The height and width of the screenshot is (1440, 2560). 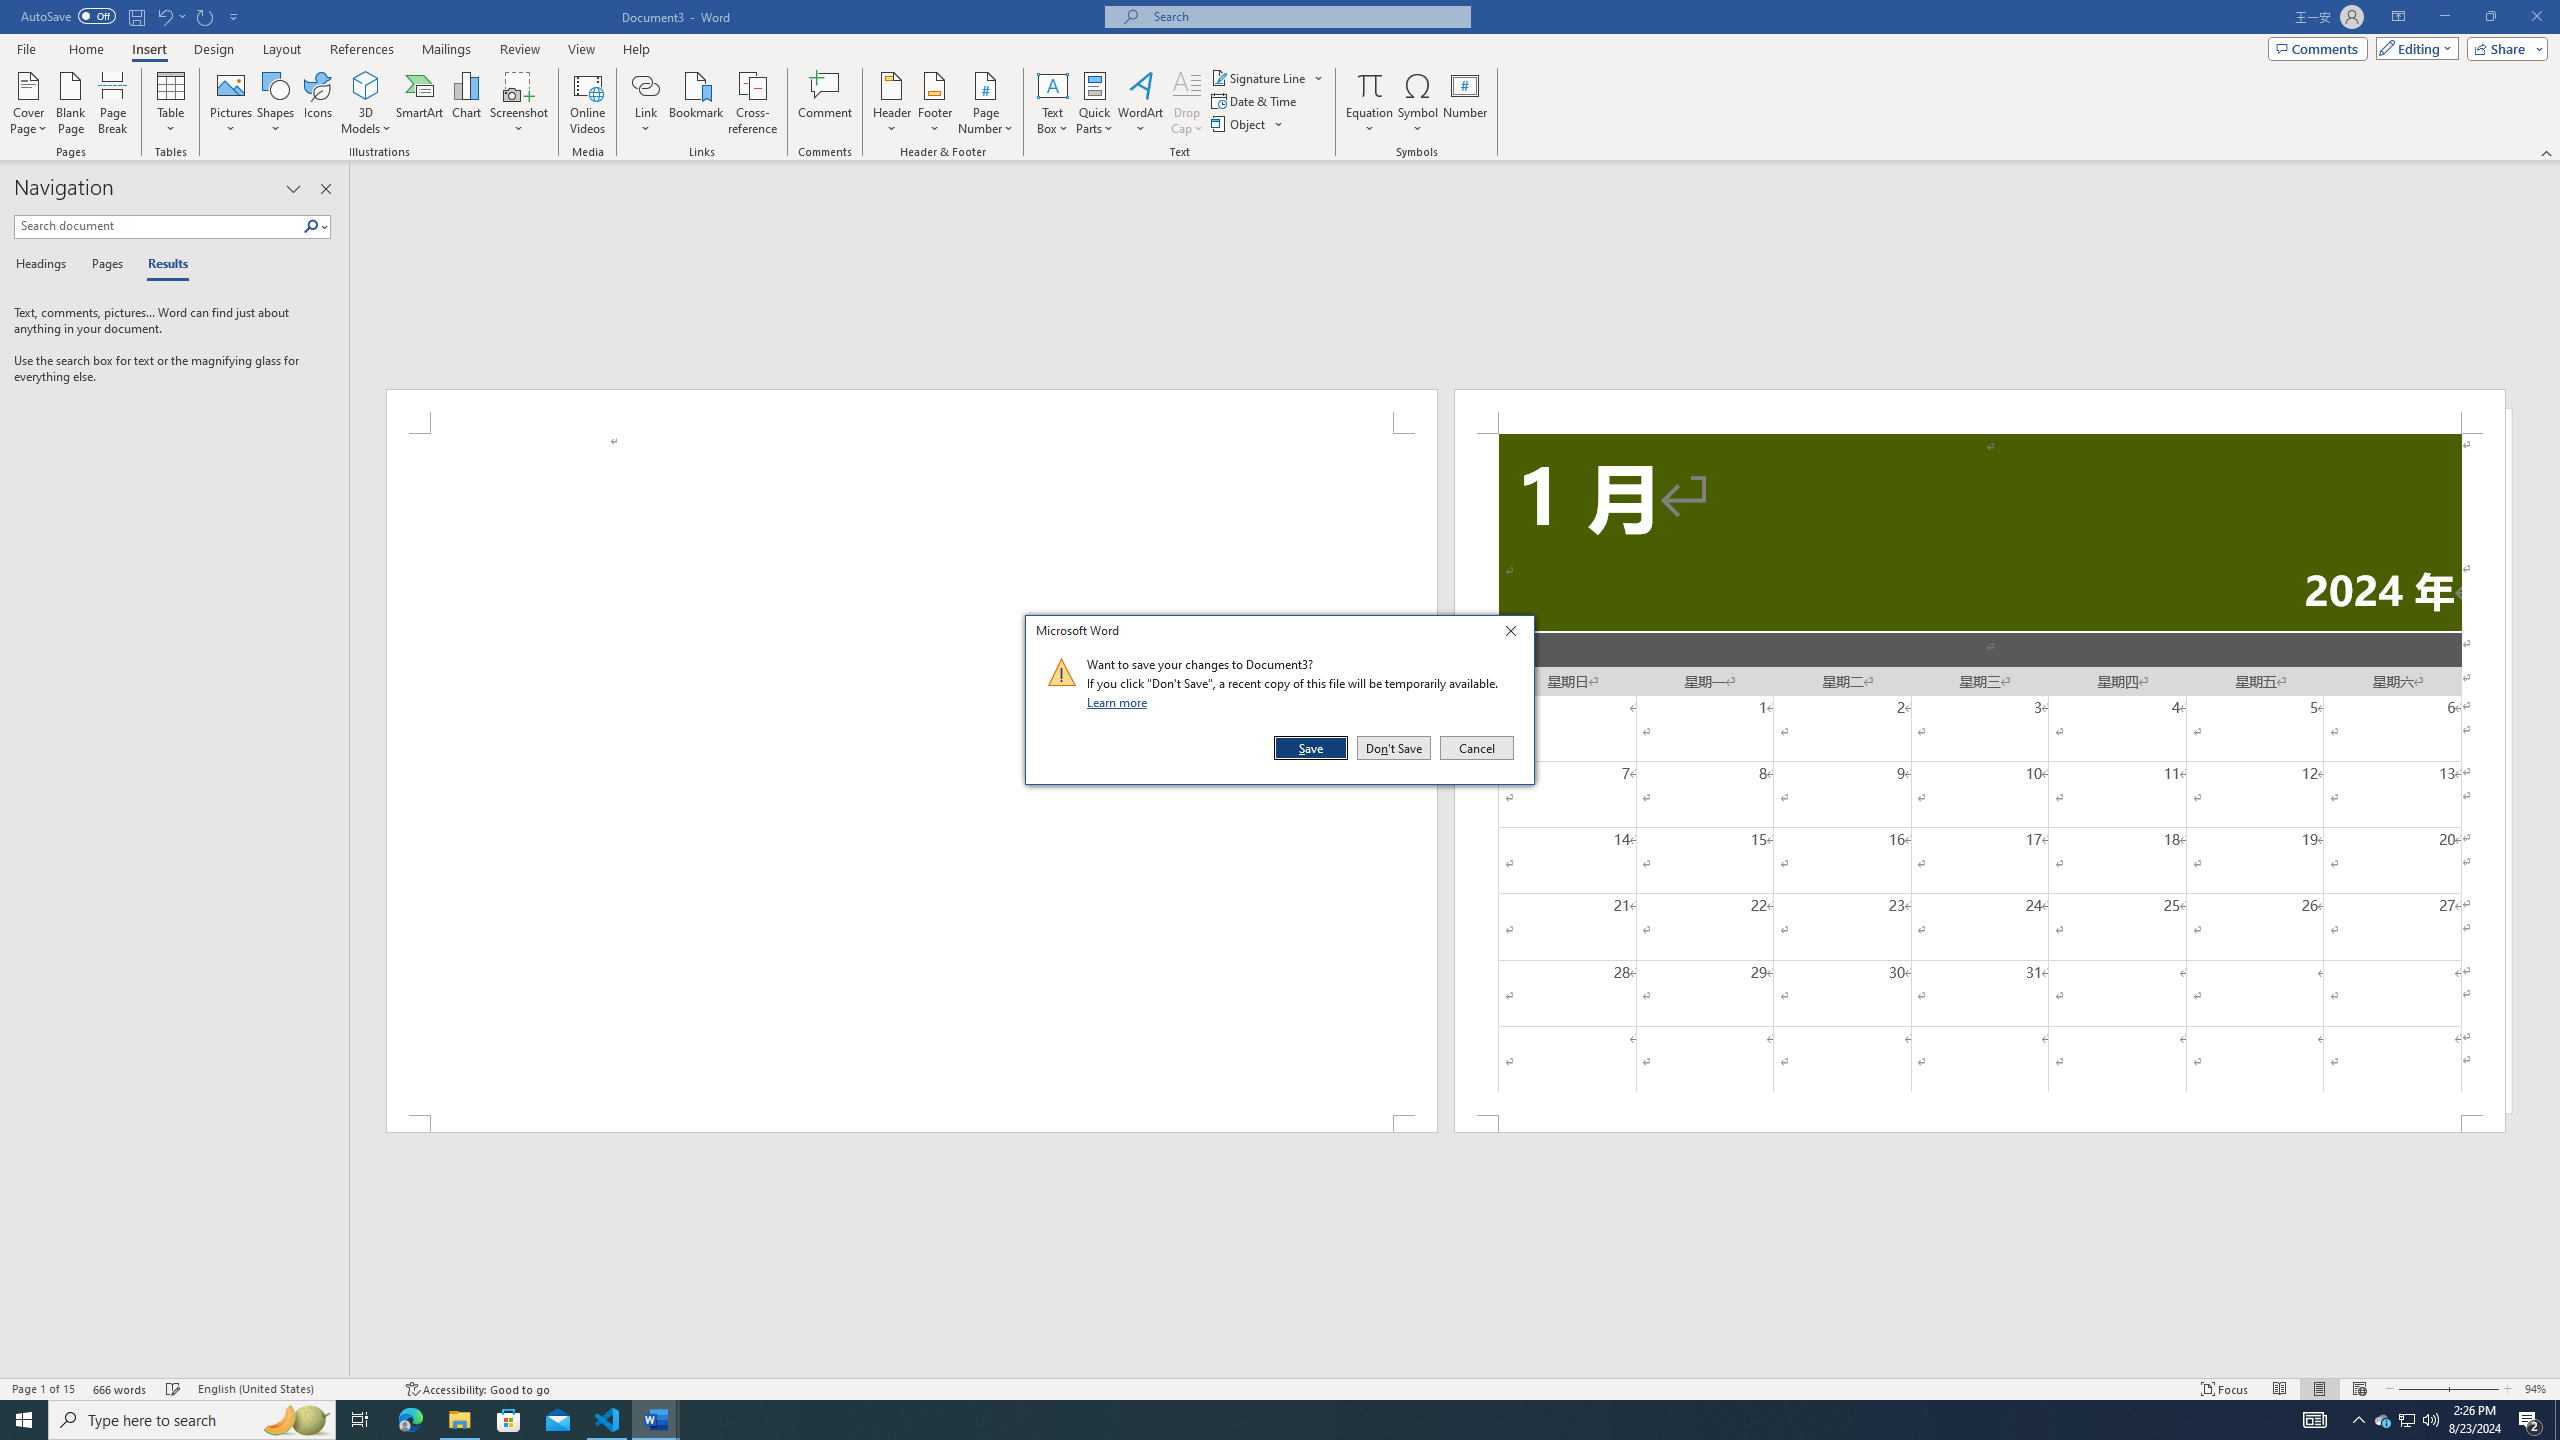 I want to click on 'Drop Cap', so click(x=1186, y=103).